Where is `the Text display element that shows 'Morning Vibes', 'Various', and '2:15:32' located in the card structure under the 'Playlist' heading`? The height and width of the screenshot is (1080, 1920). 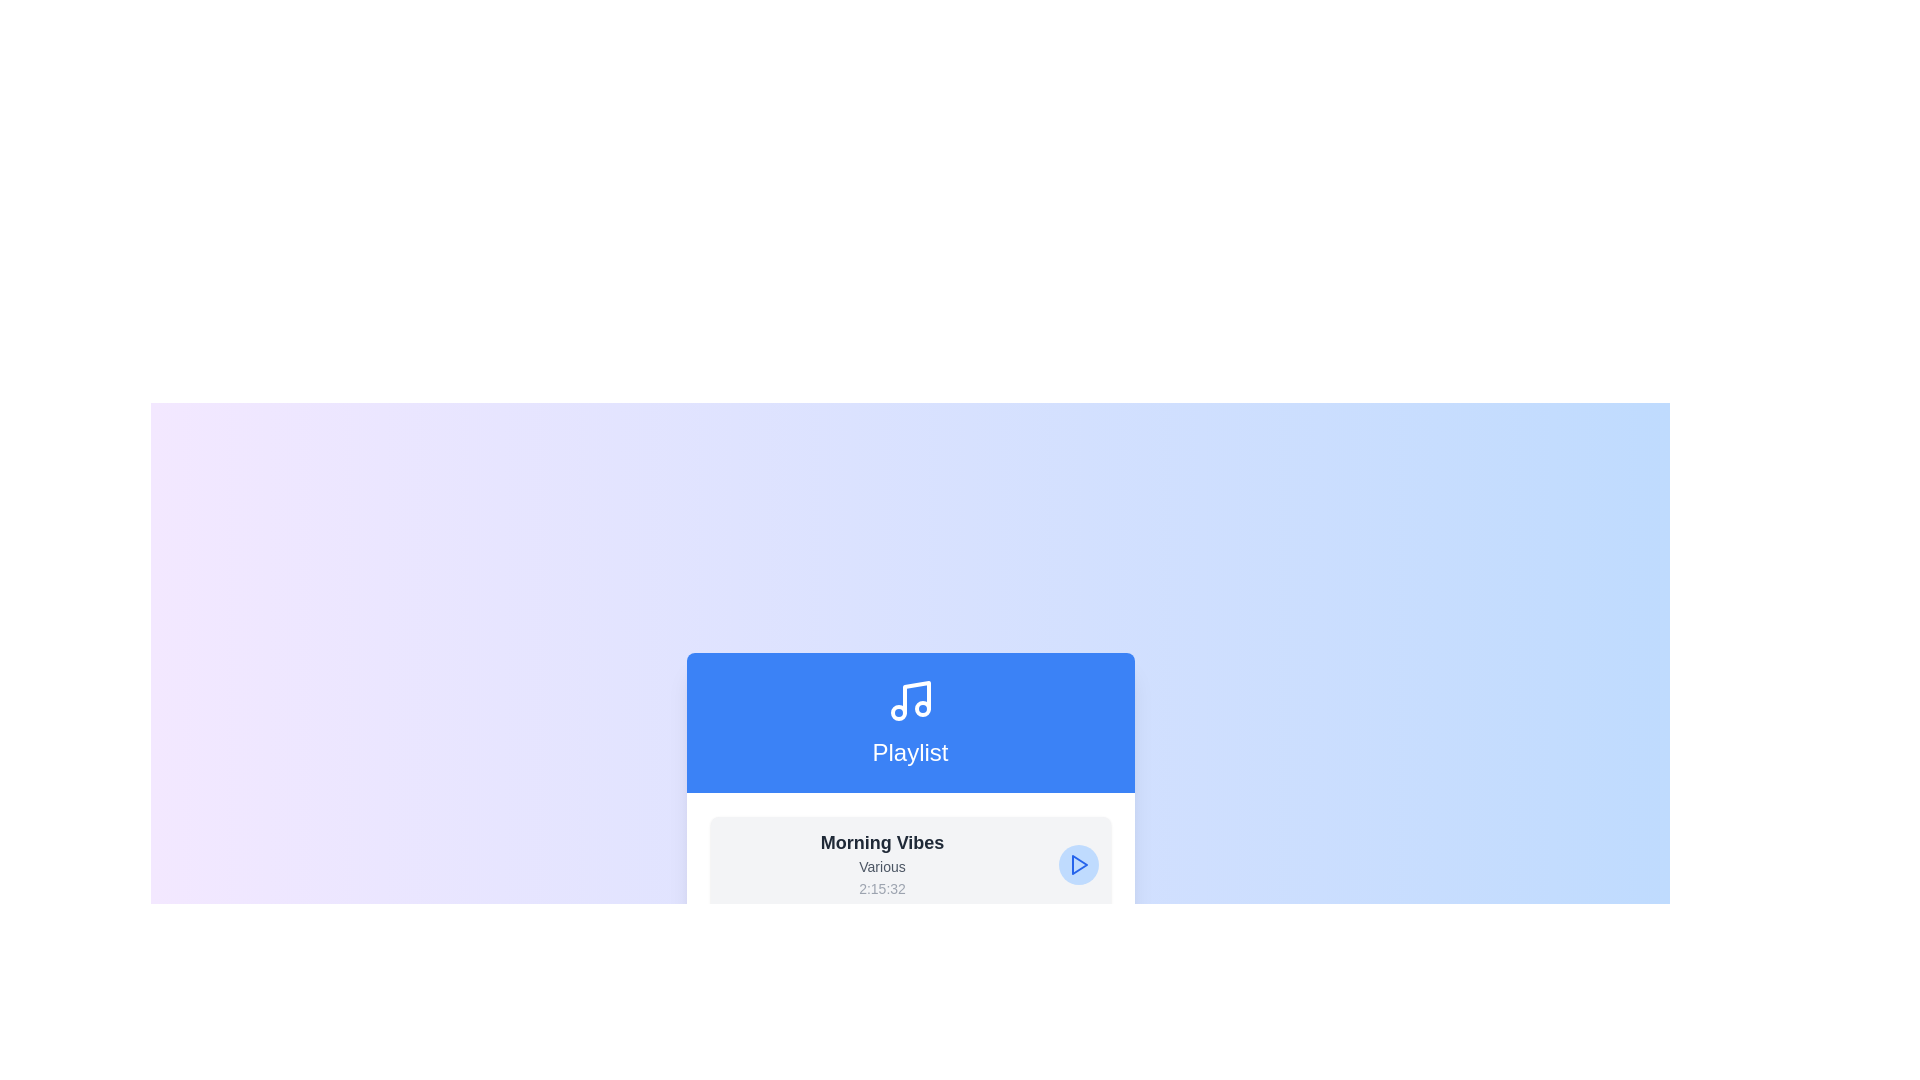 the Text display element that shows 'Morning Vibes', 'Various', and '2:15:32' located in the card structure under the 'Playlist' heading is located at coordinates (881, 863).